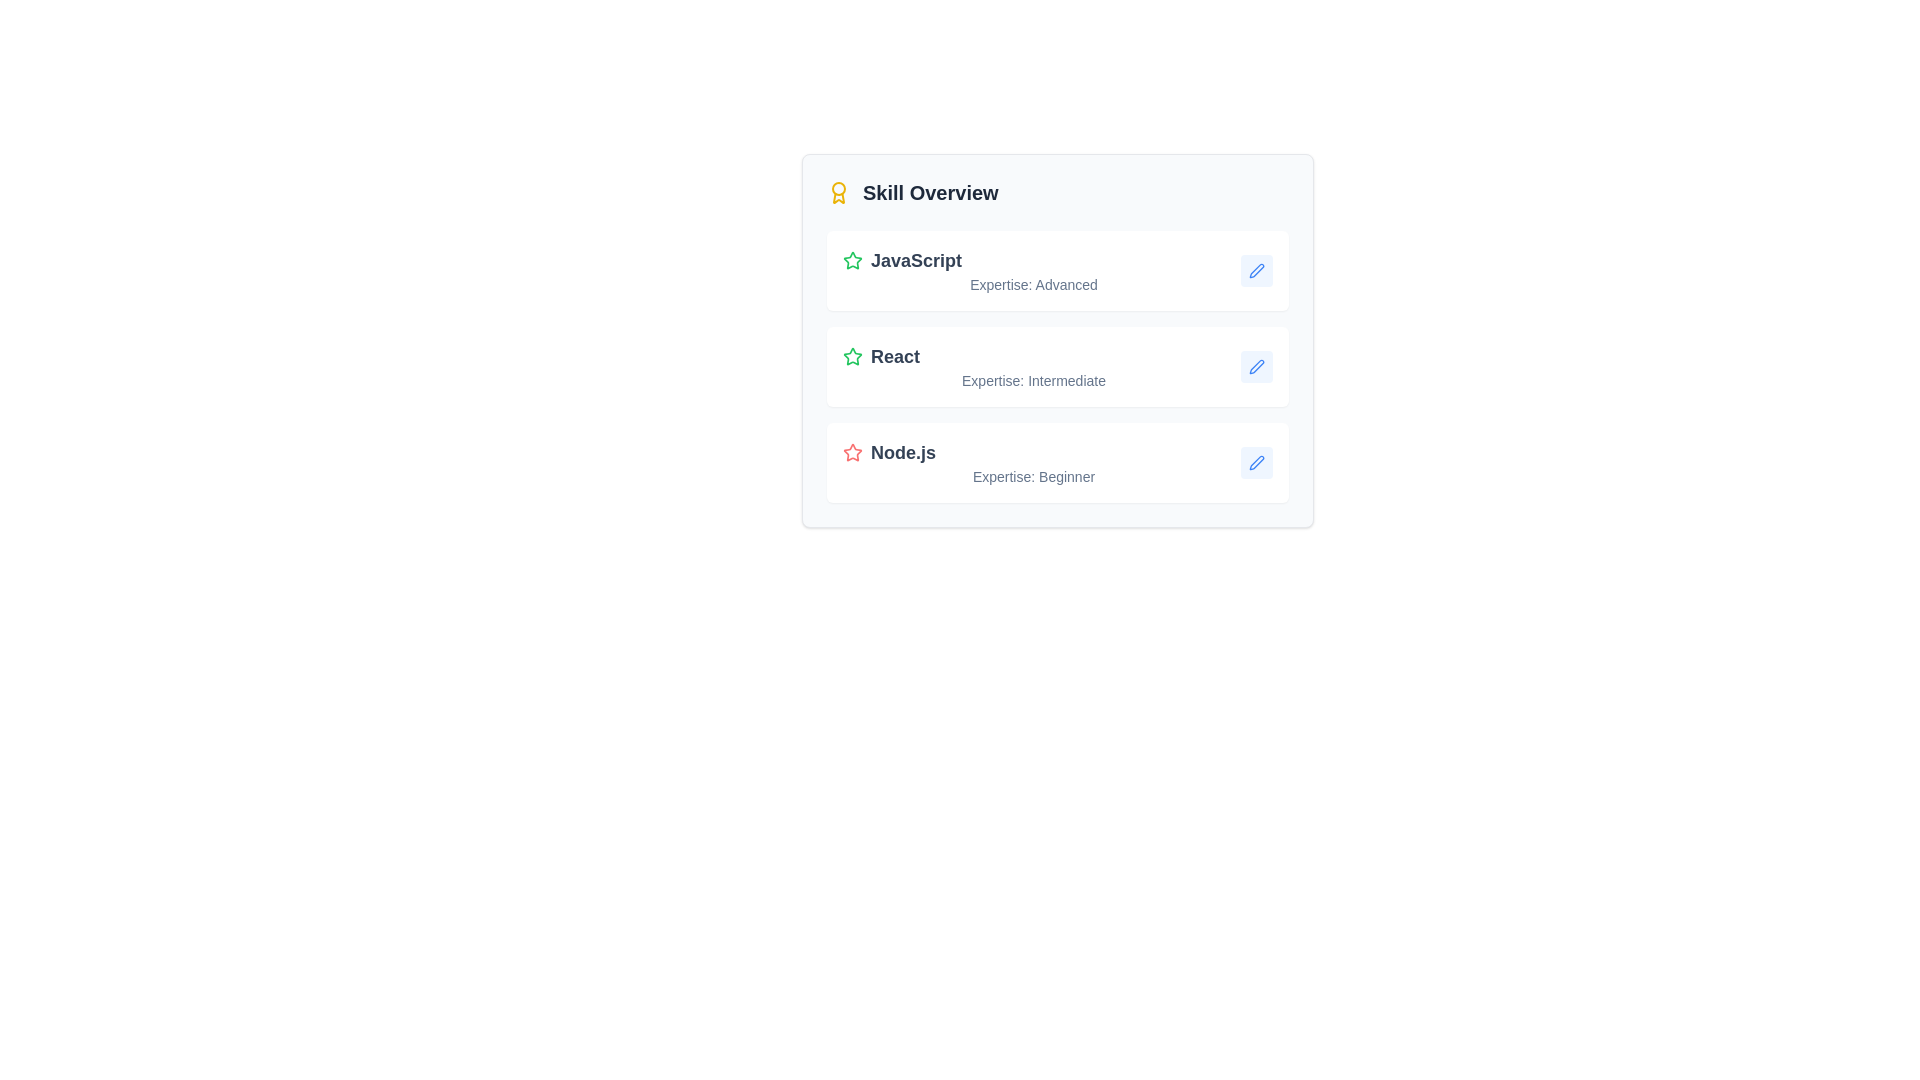  What do you see at coordinates (839, 189) in the screenshot?
I see `the circular base of the badge-like icon, which serves as a decorative part symbolizing importance or achievement` at bounding box center [839, 189].